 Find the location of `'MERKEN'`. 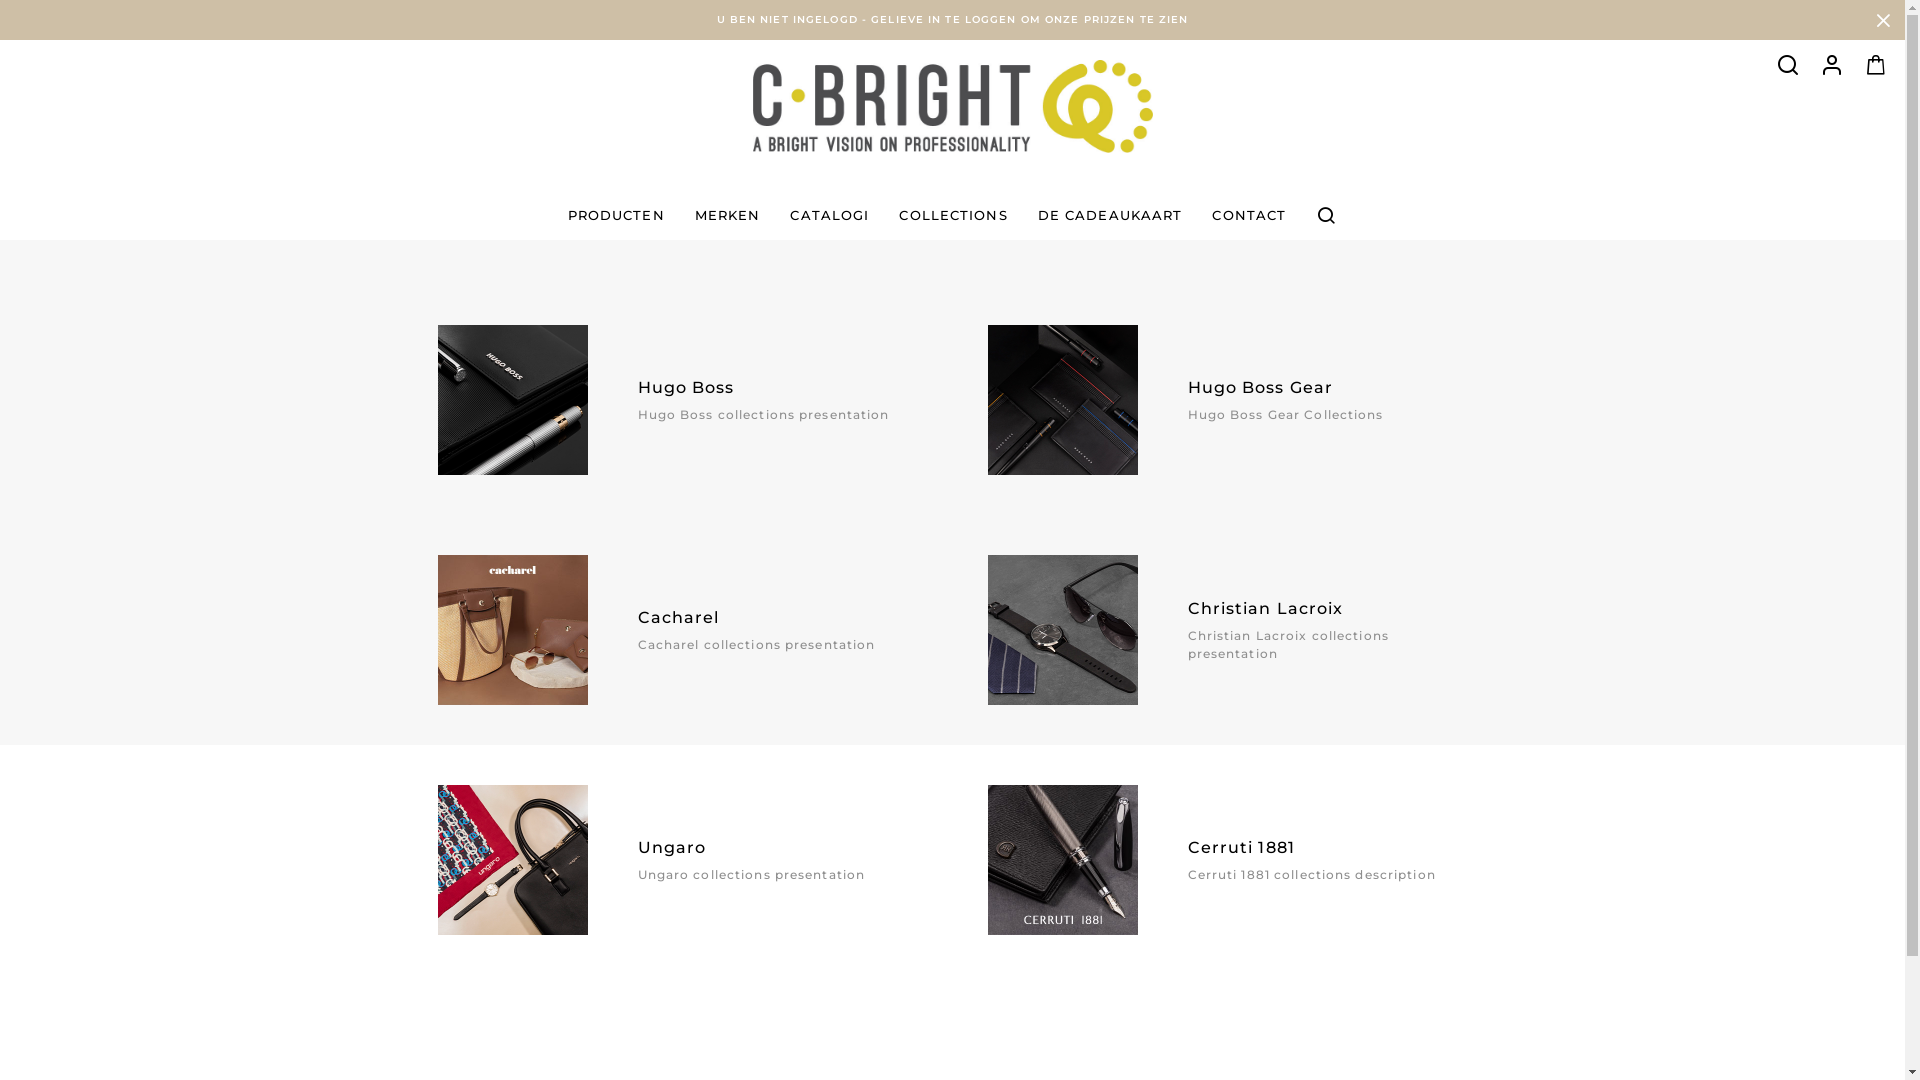

'MERKEN' is located at coordinates (727, 215).